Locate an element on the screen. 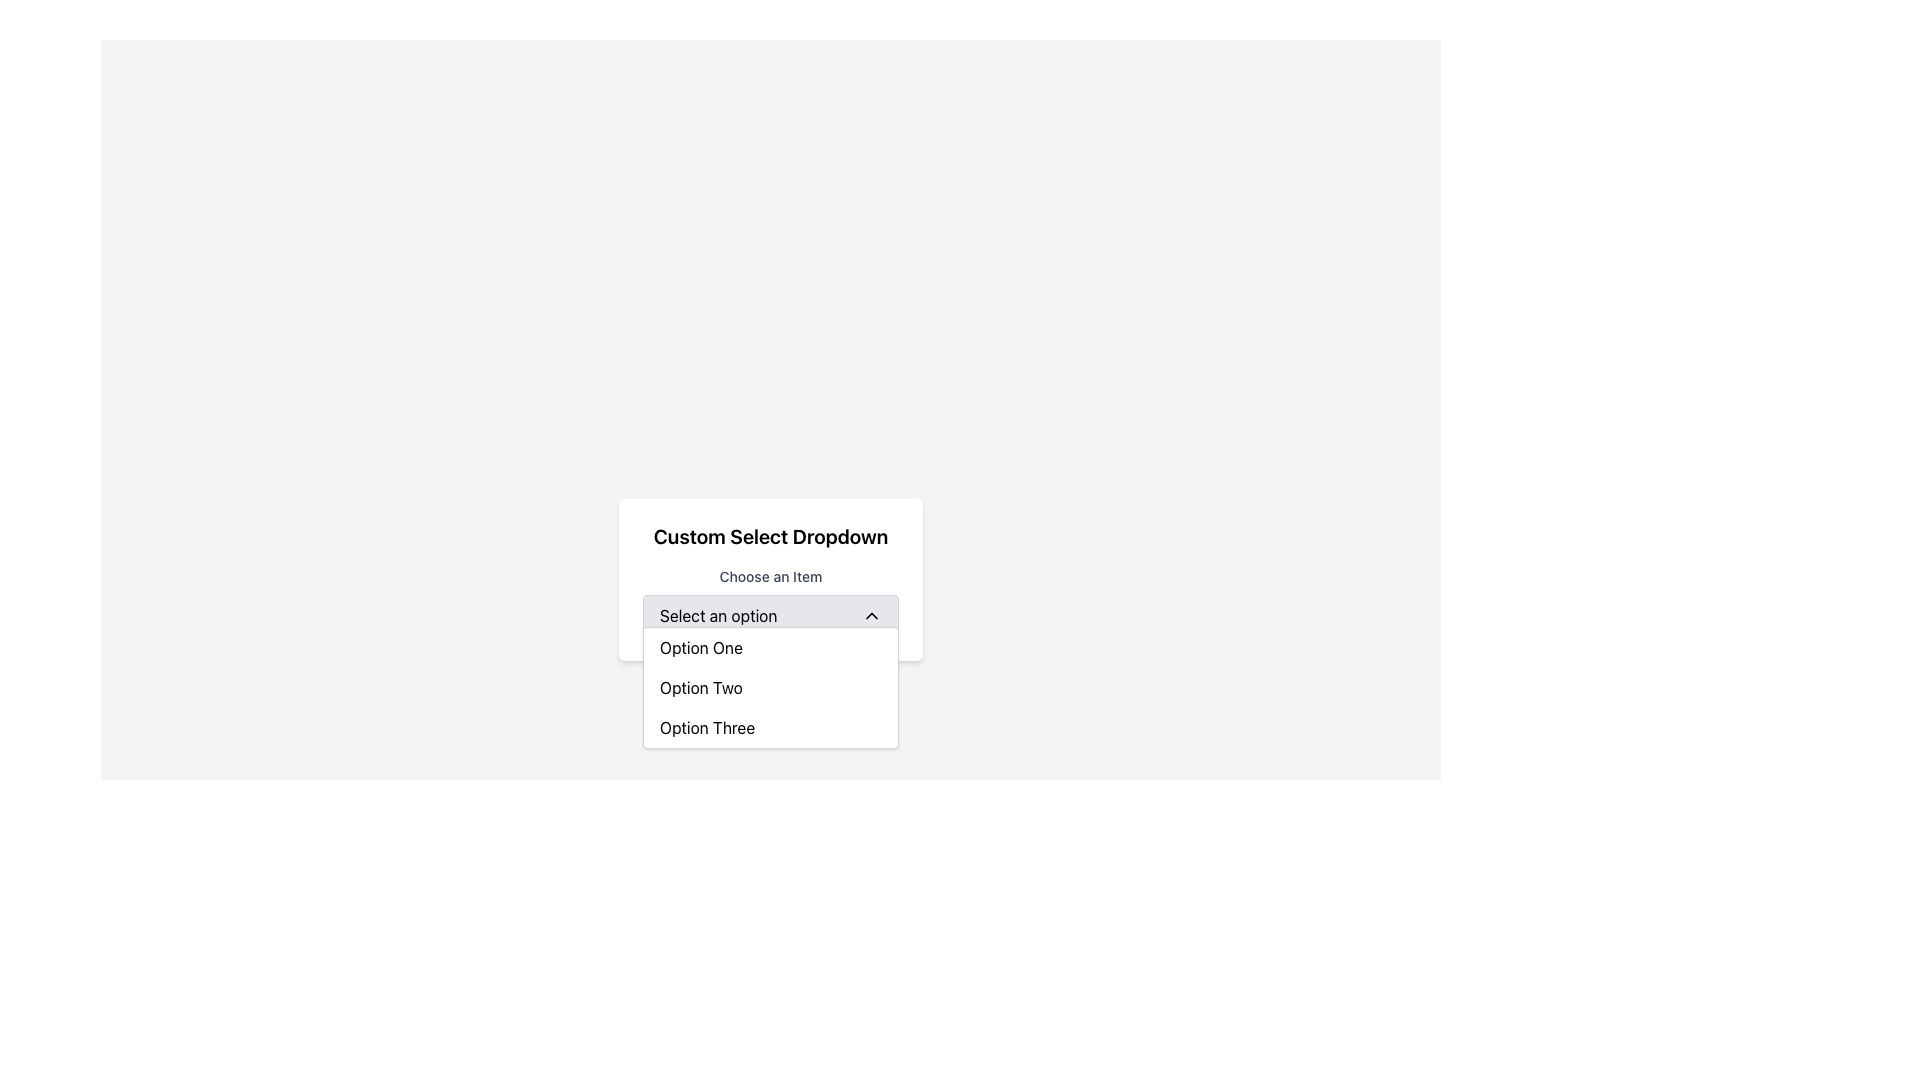 The height and width of the screenshot is (1080, 1920). the Text Label that serves as an instruction for the dropdown menu, located below the heading 'Custom Select Dropdown' and above the dropdown menu 'Select an option' is located at coordinates (770, 579).